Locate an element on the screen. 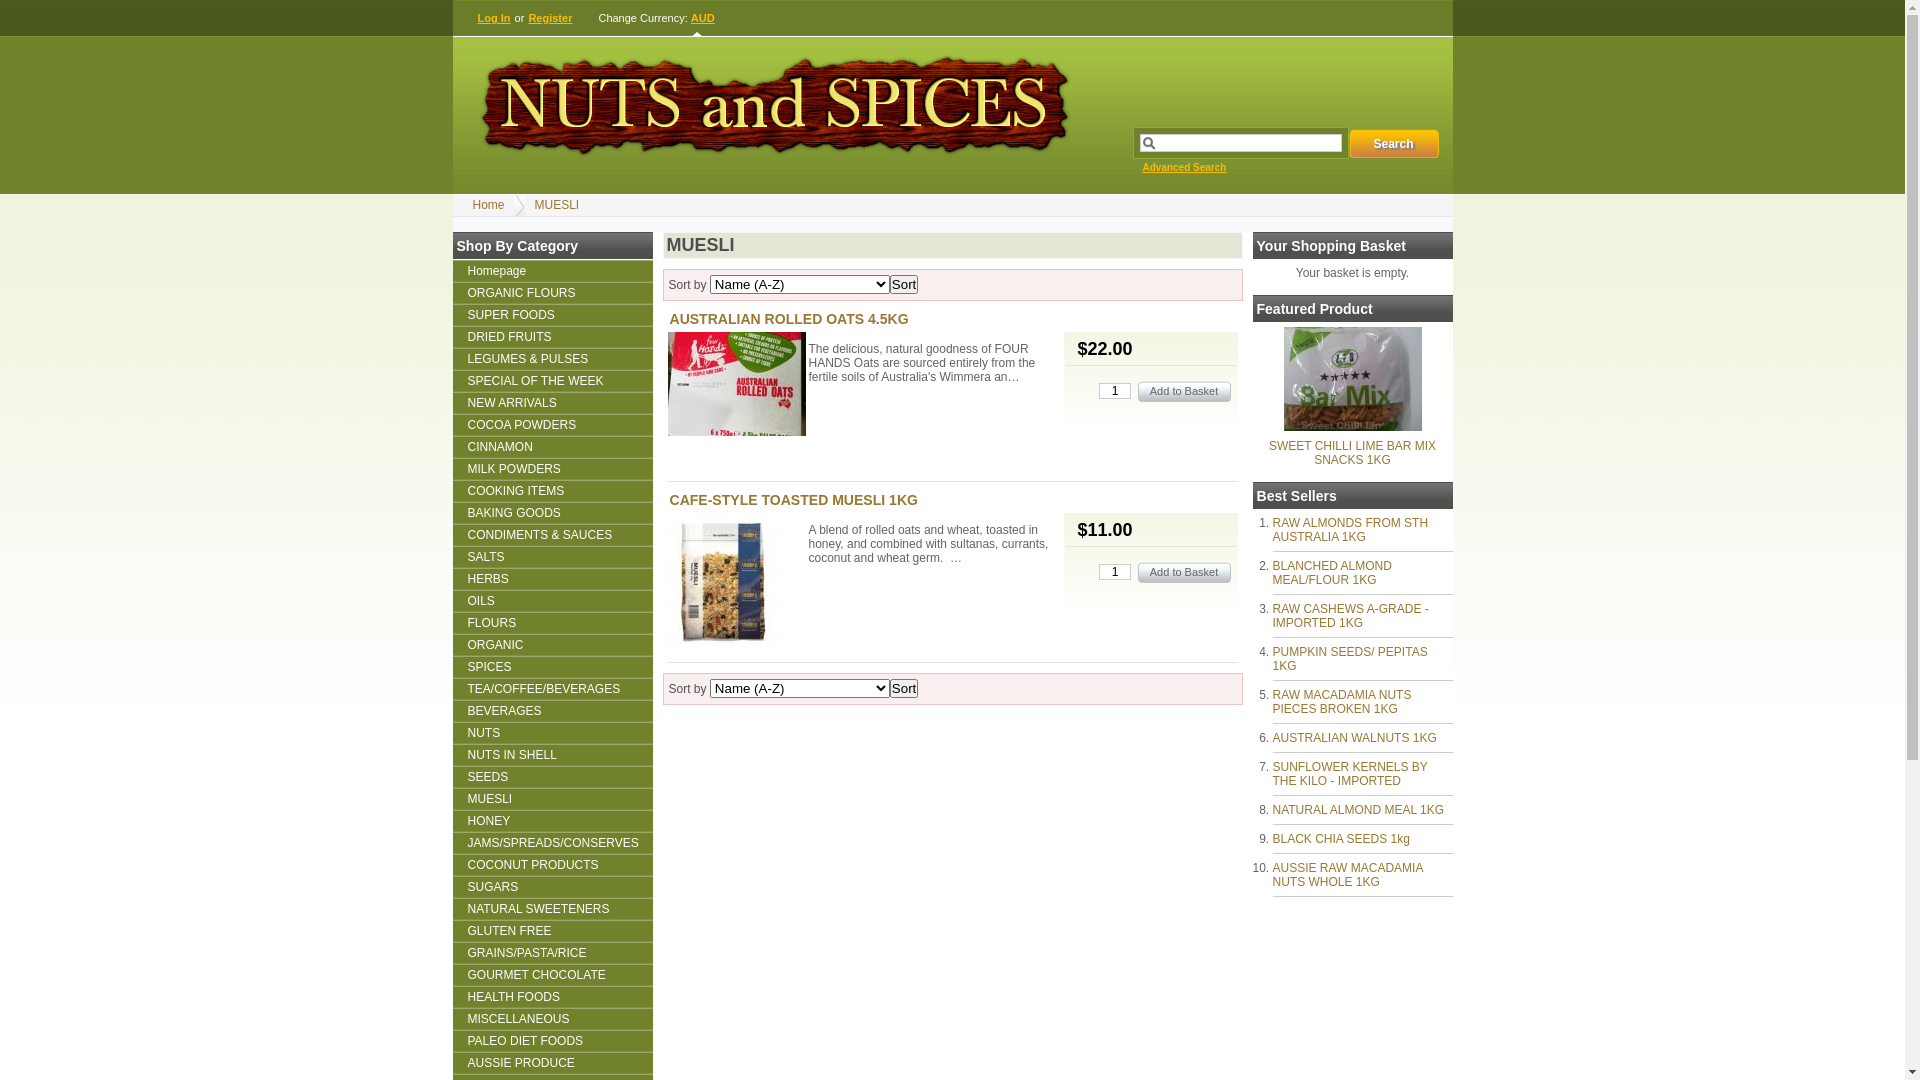 The height and width of the screenshot is (1080, 1920). 'AUD' is located at coordinates (703, 18).